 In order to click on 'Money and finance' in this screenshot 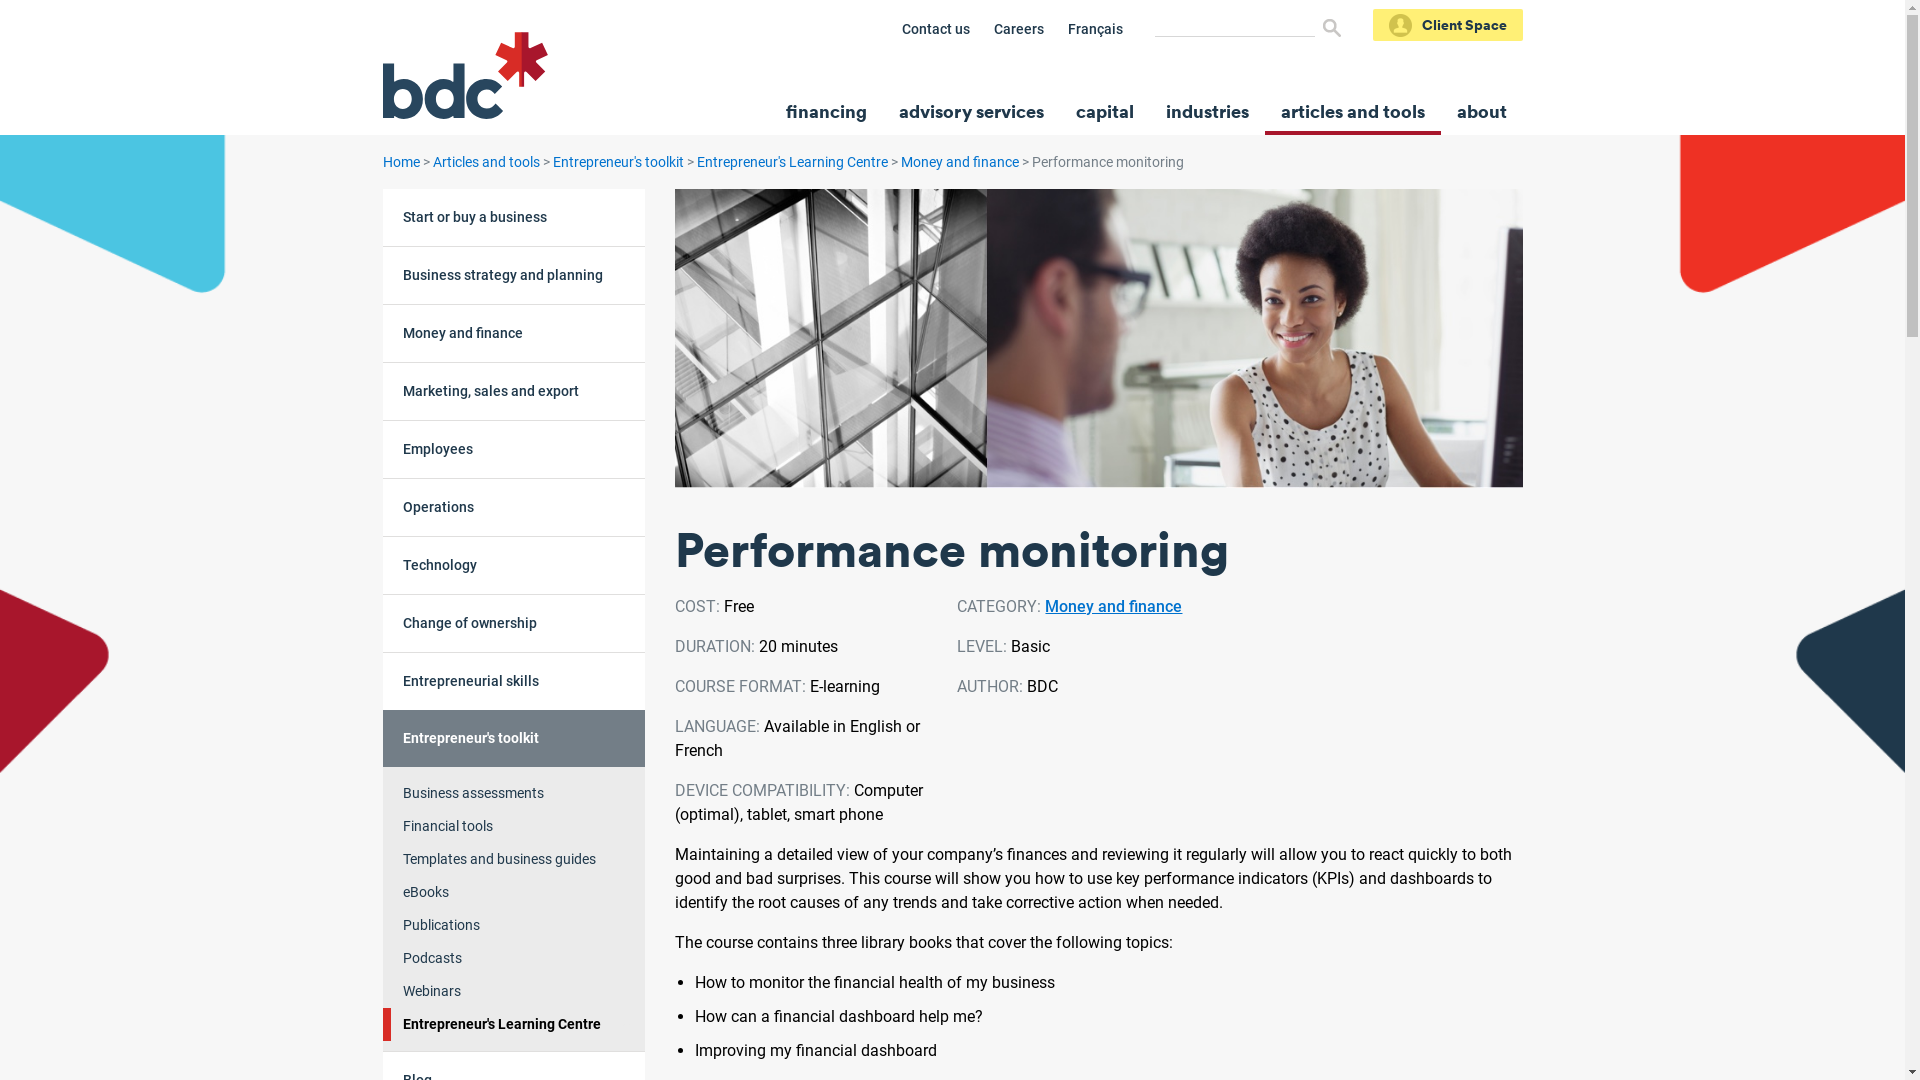, I will do `click(1112, 605)`.